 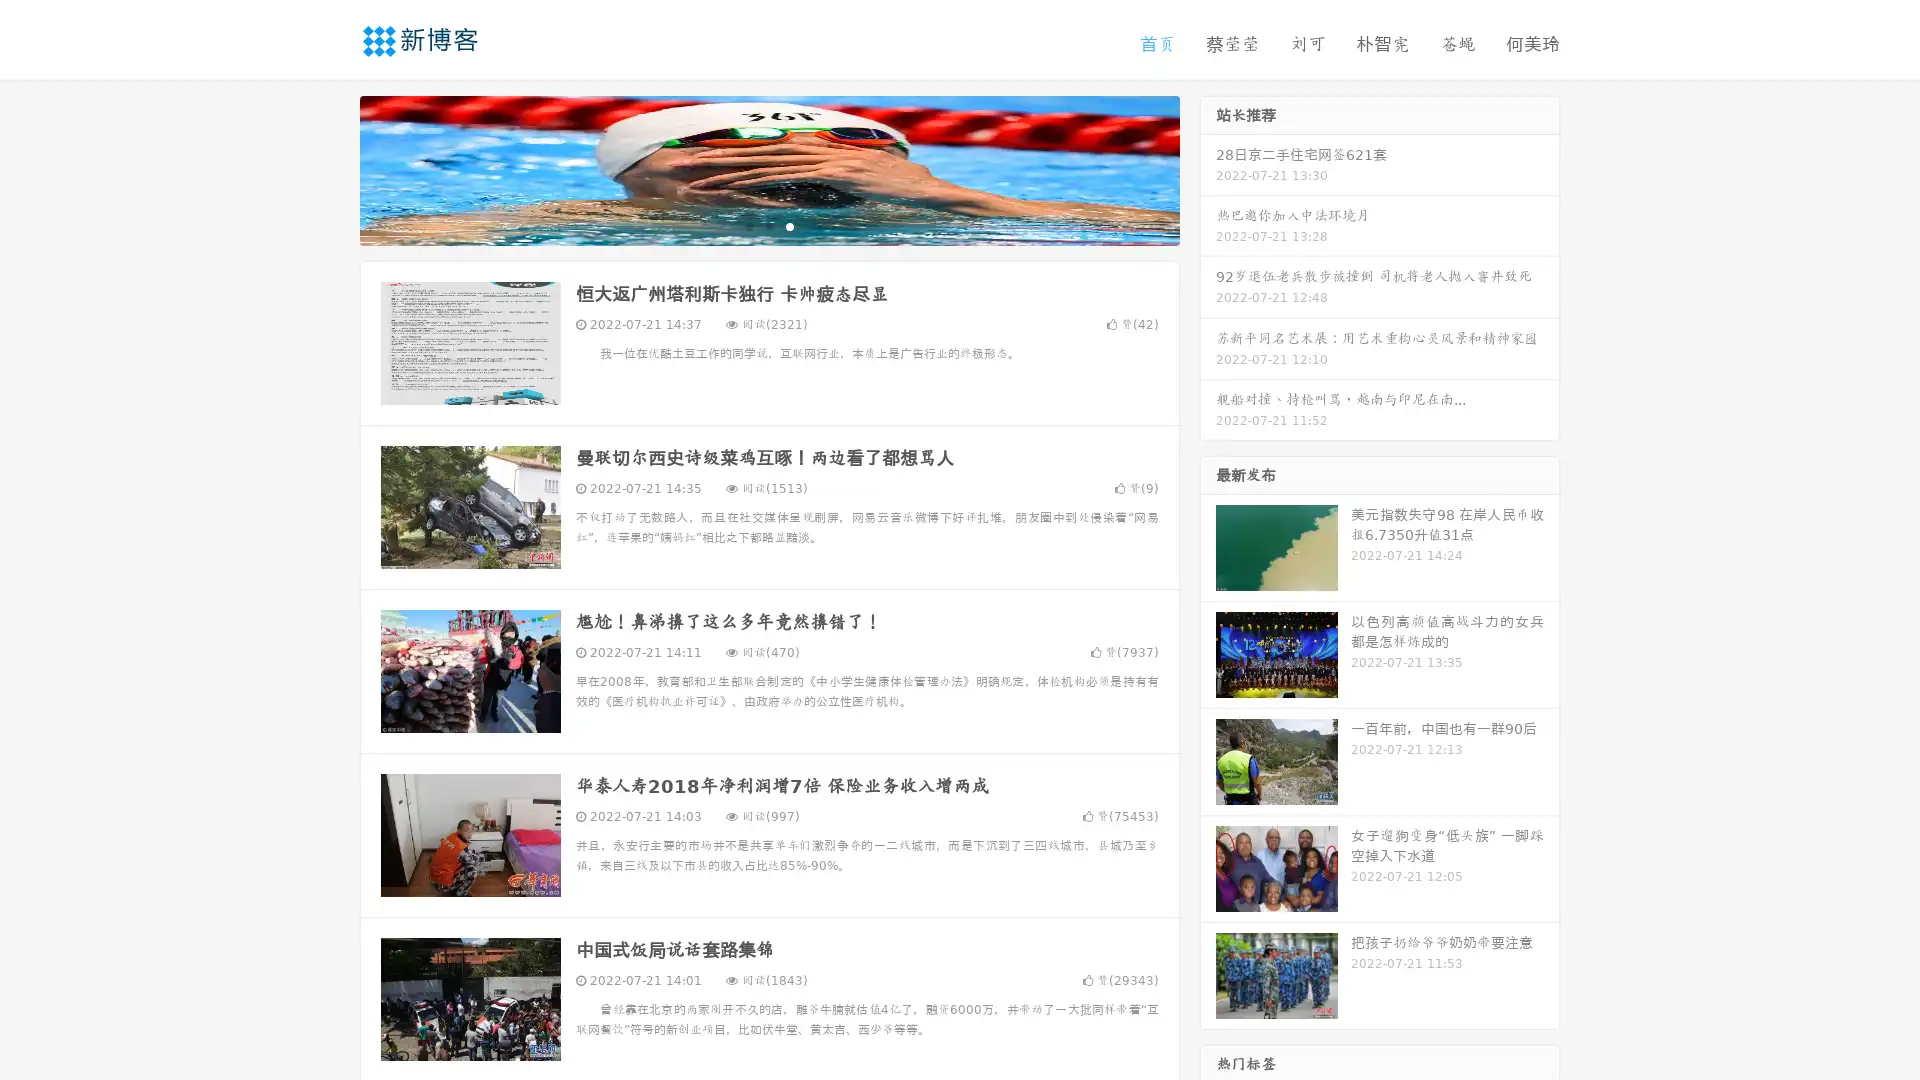 What do you see at coordinates (748, 225) in the screenshot?
I see `Go to slide 1` at bounding box center [748, 225].